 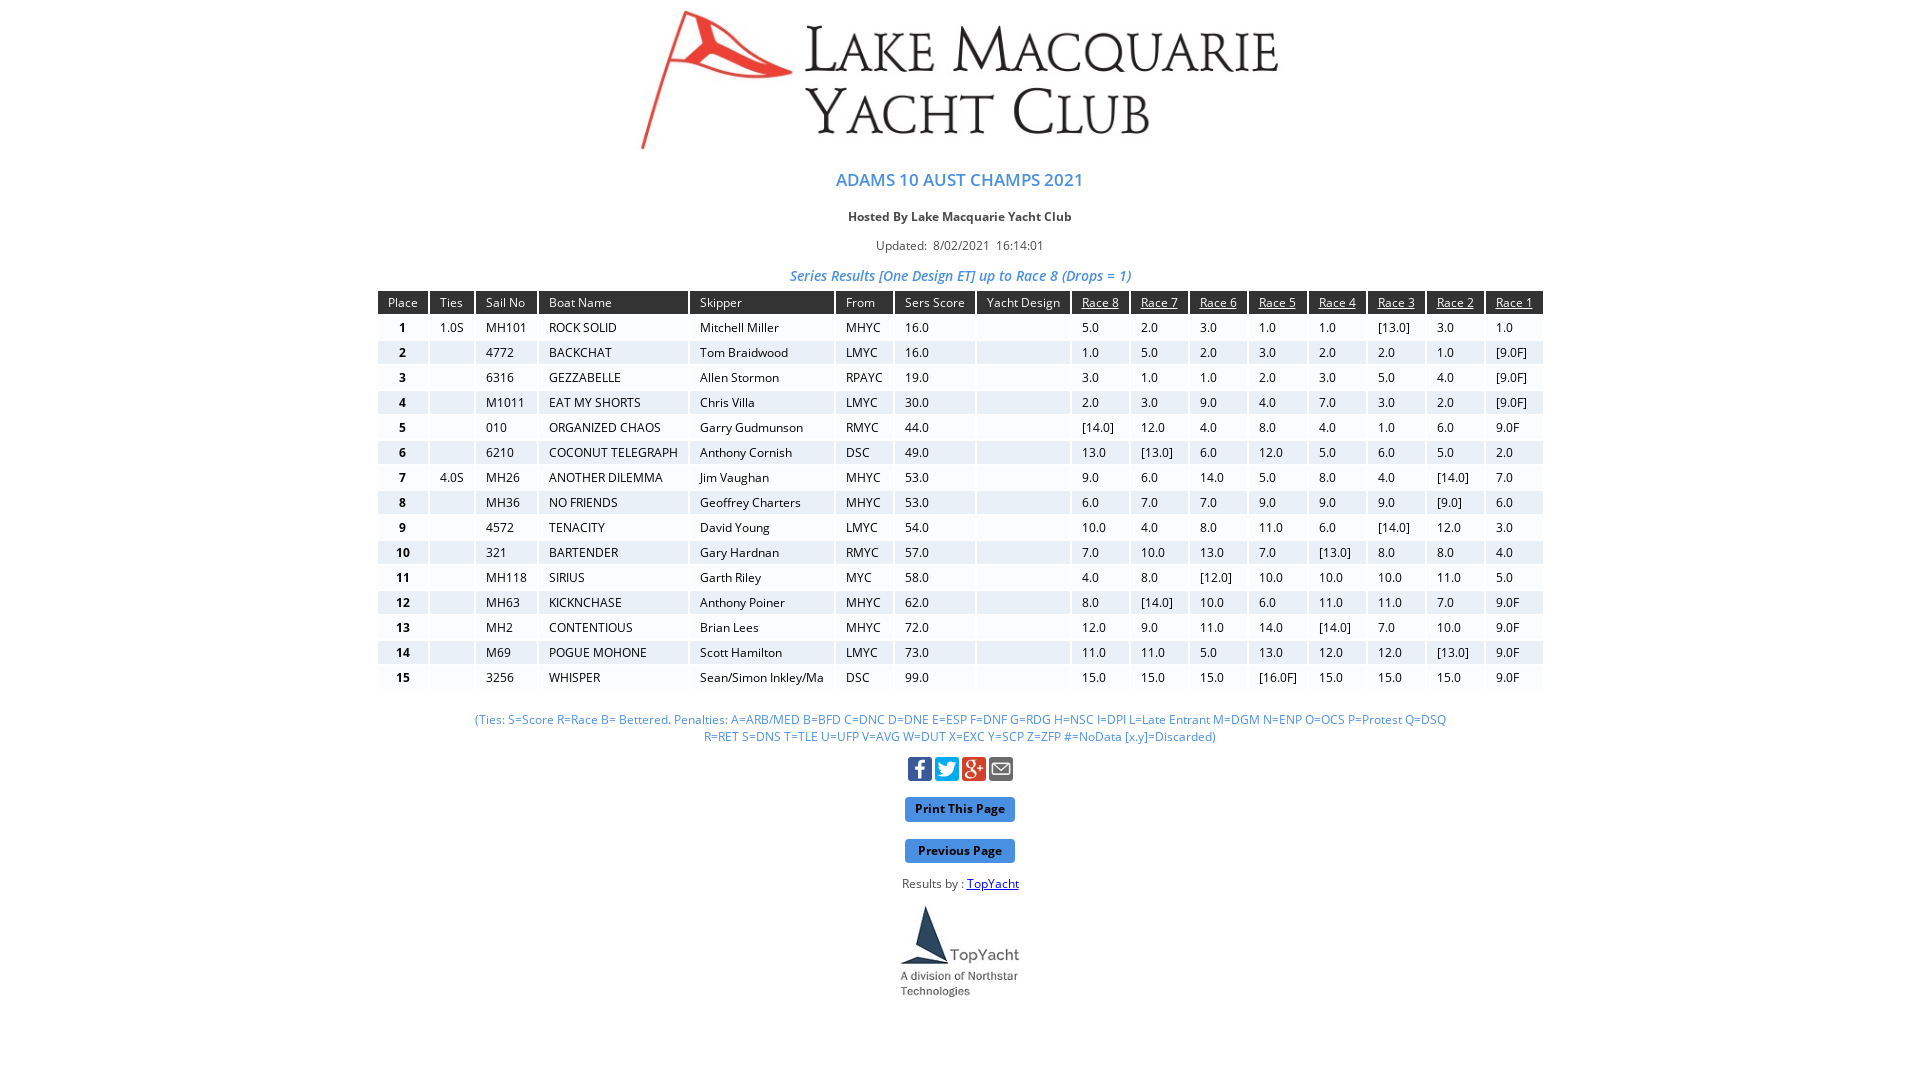 I want to click on ' Previous Page ', so click(x=960, y=851).